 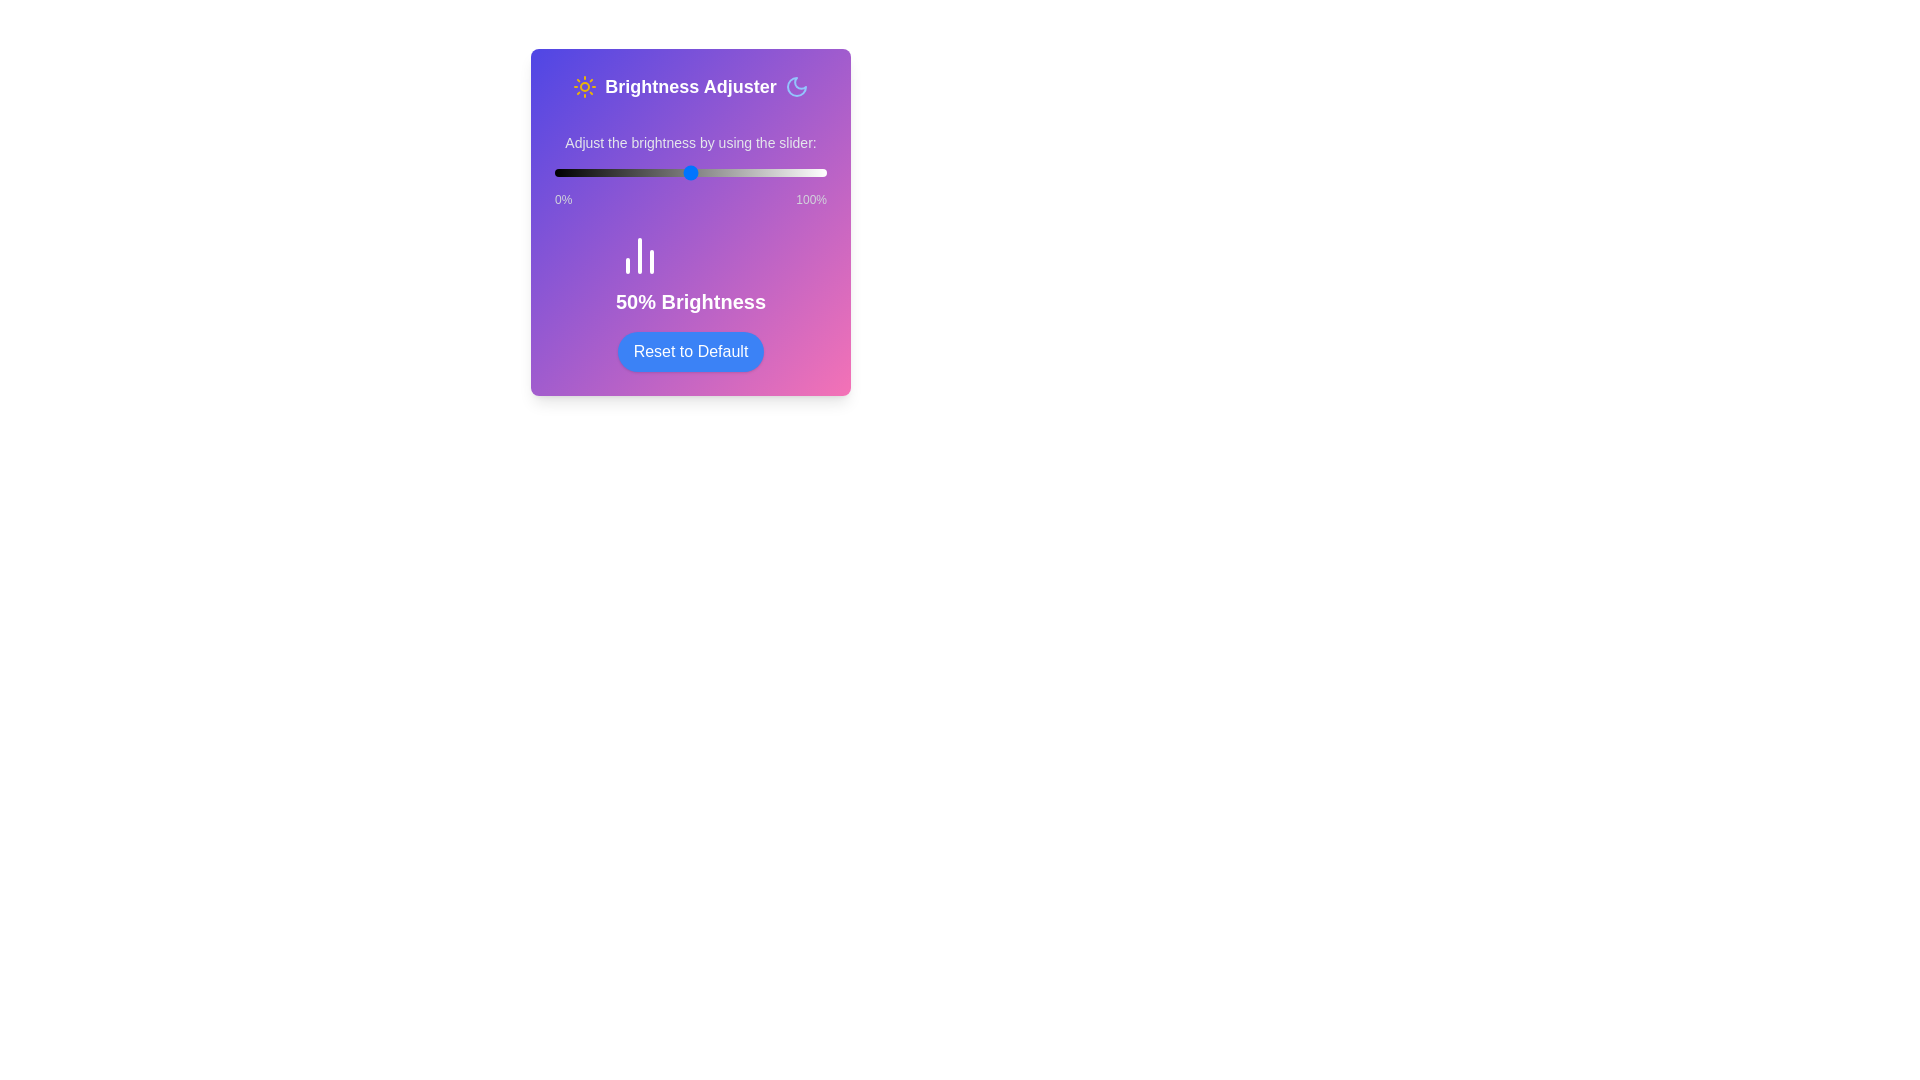 What do you see at coordinates (589, 172) in the screenshot?
I see `the brightness to 13% by moving the slider` at bounding box center [589, 172].